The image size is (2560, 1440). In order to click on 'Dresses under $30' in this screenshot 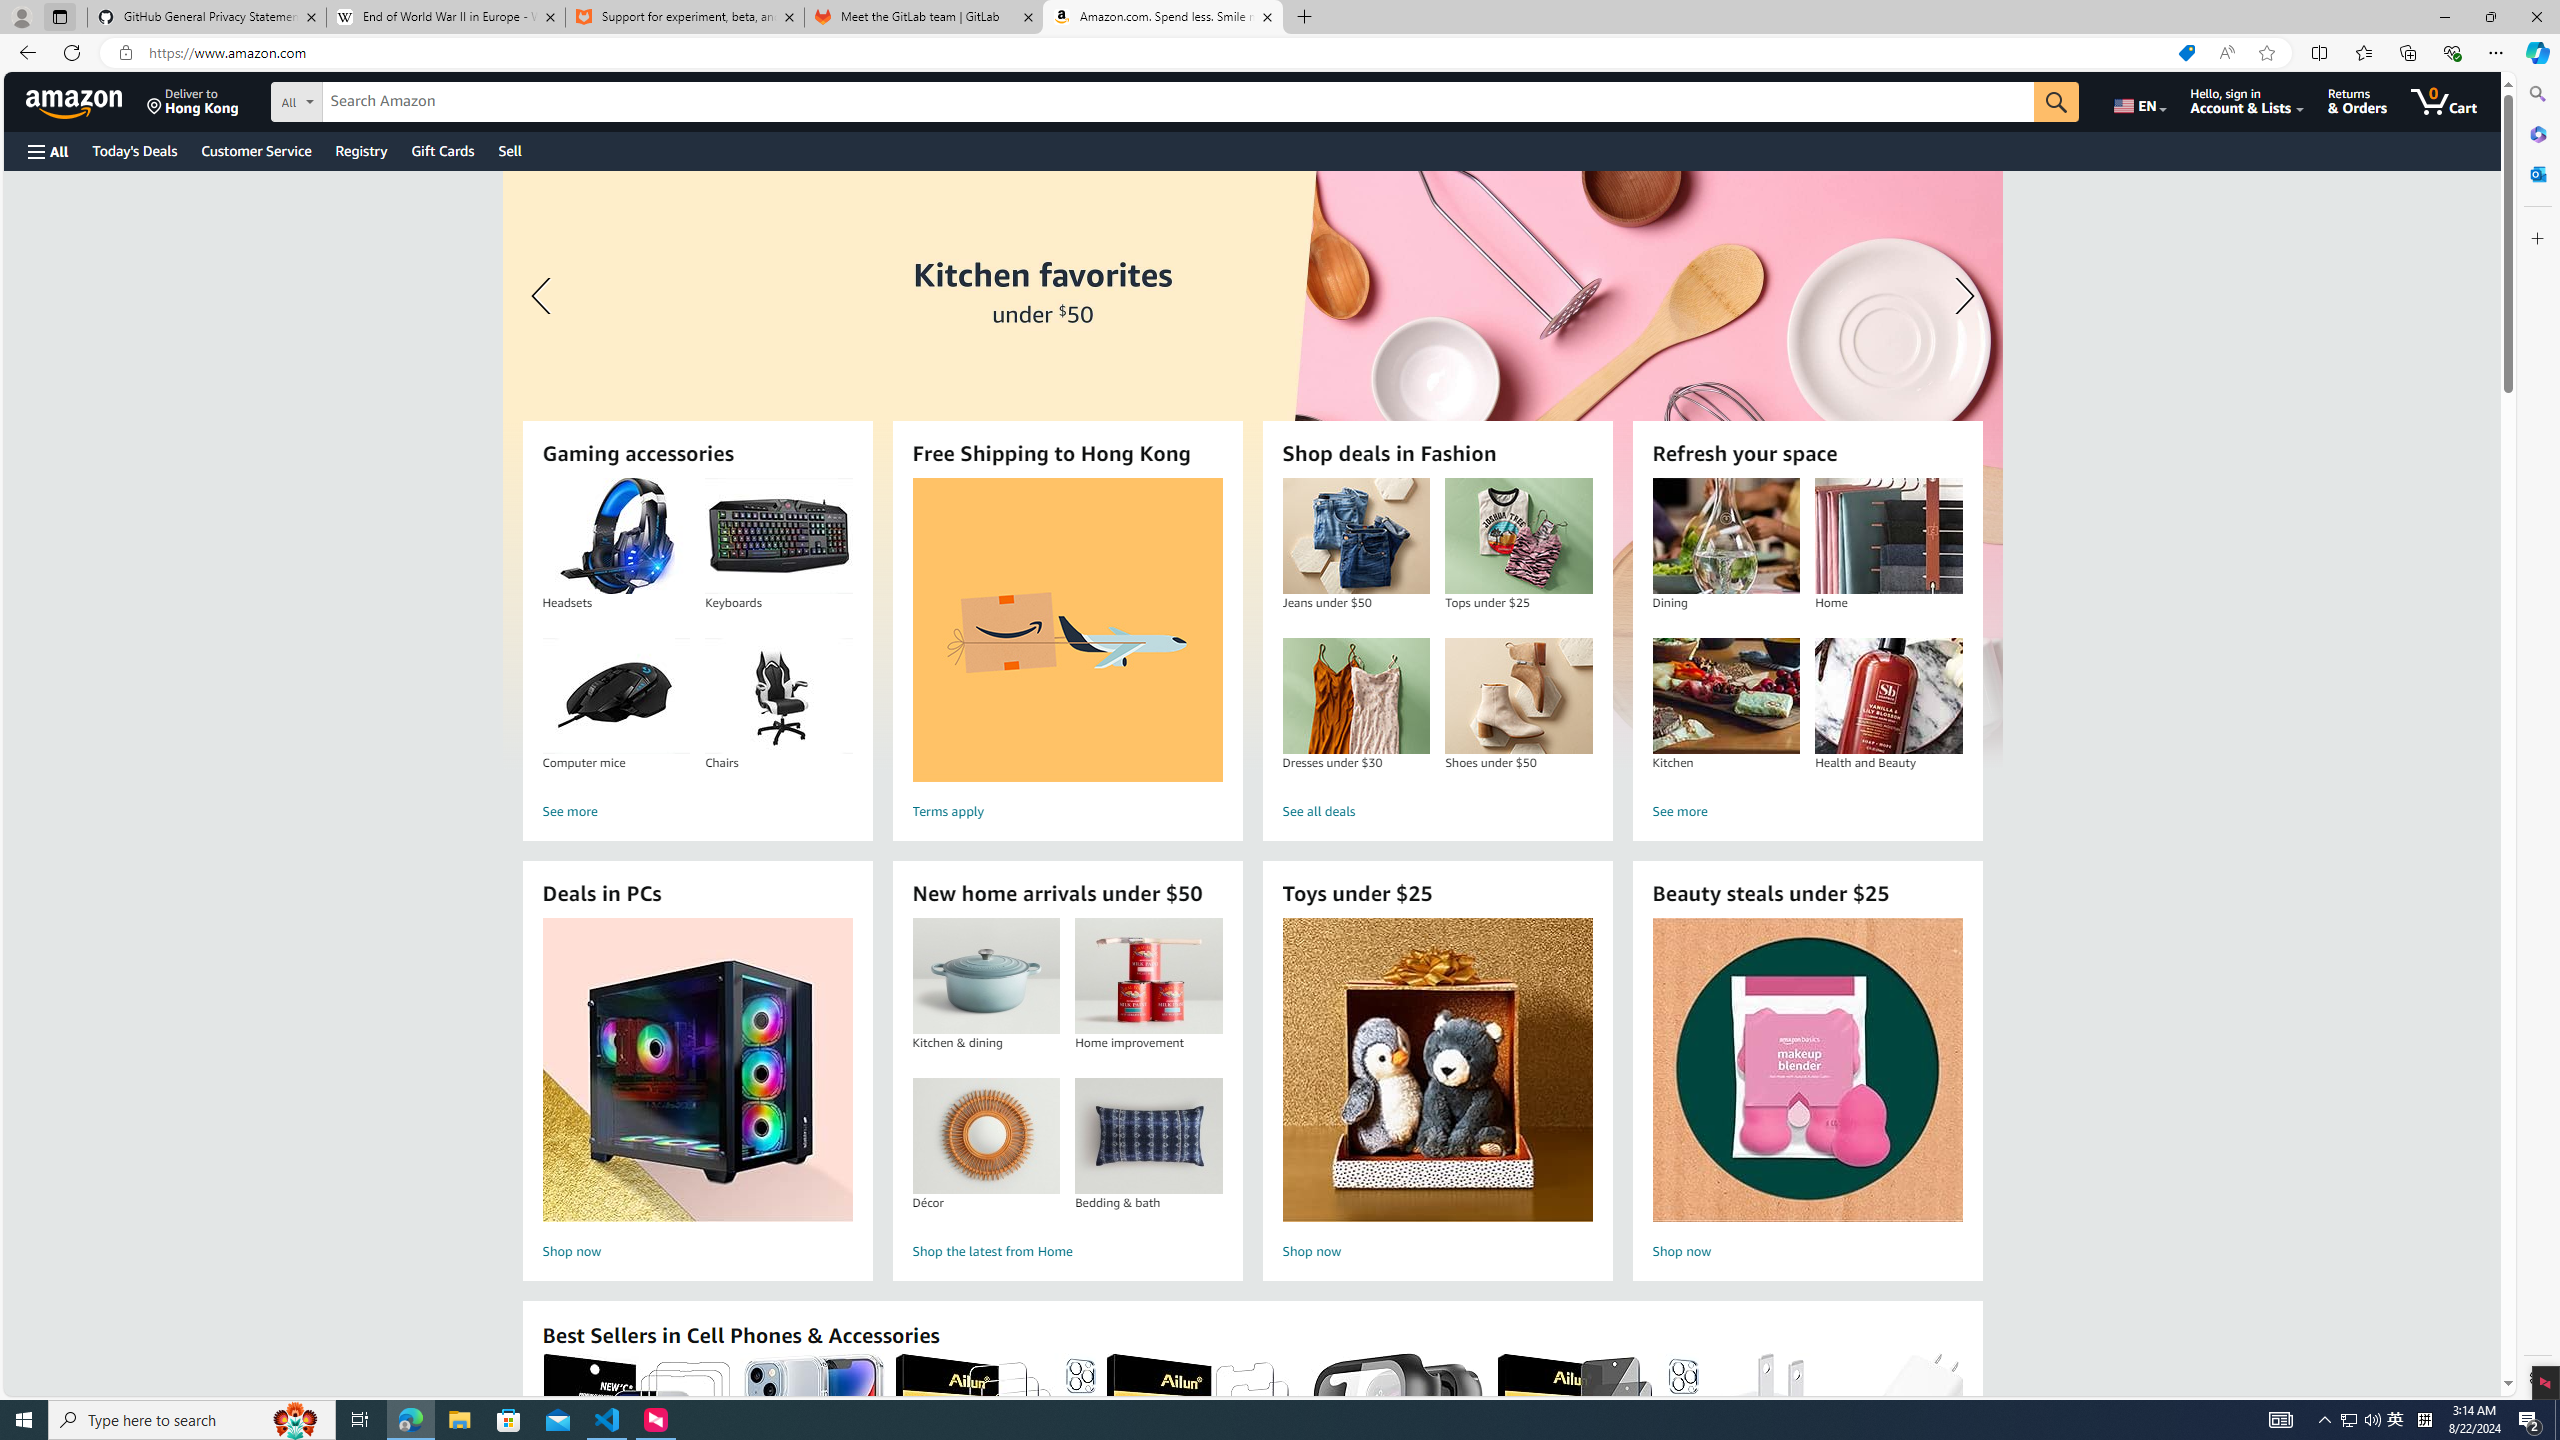, I will do `click(1354, 696)`.